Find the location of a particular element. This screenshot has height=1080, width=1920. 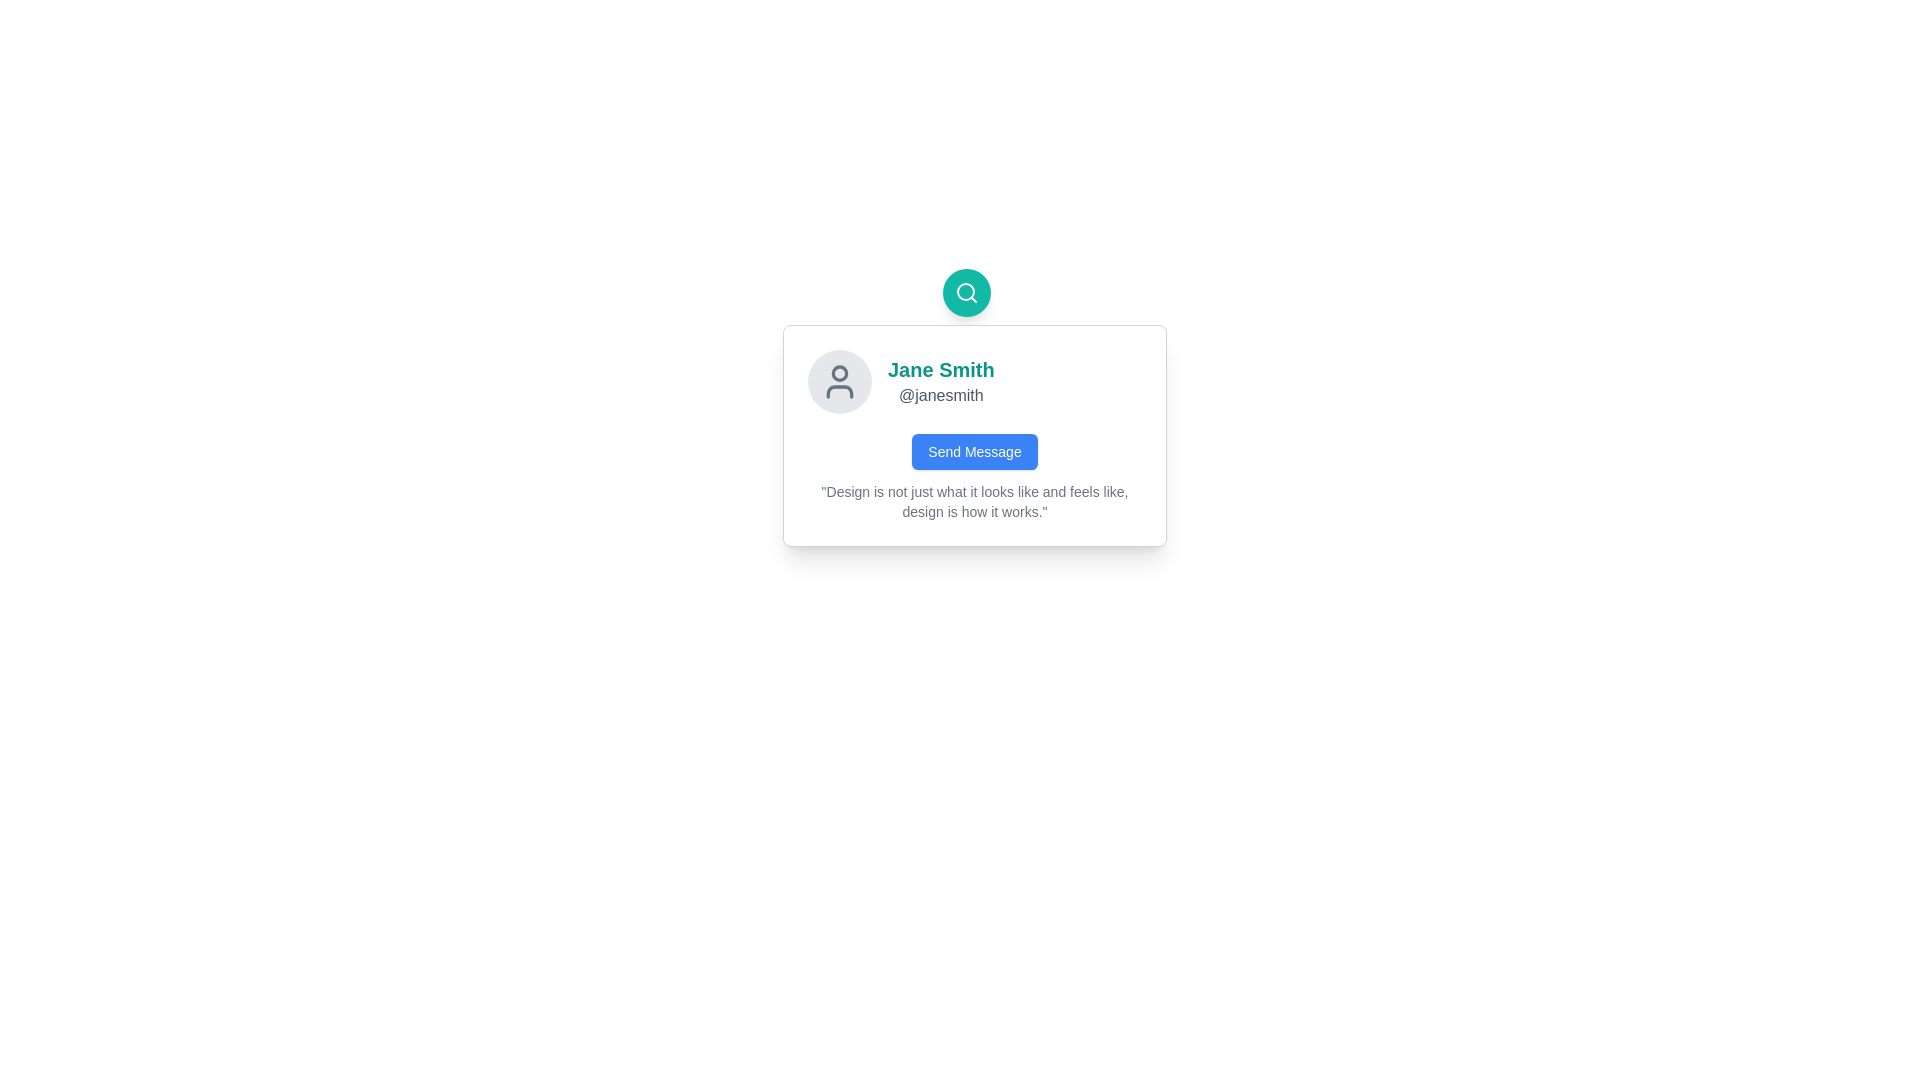

the profile information display showing the name 'Jane Smith' and username '@janesmith', which is aligned to the left in a stacked layout, located to the right of the circular profile icon is located at coordinates (940, 381).